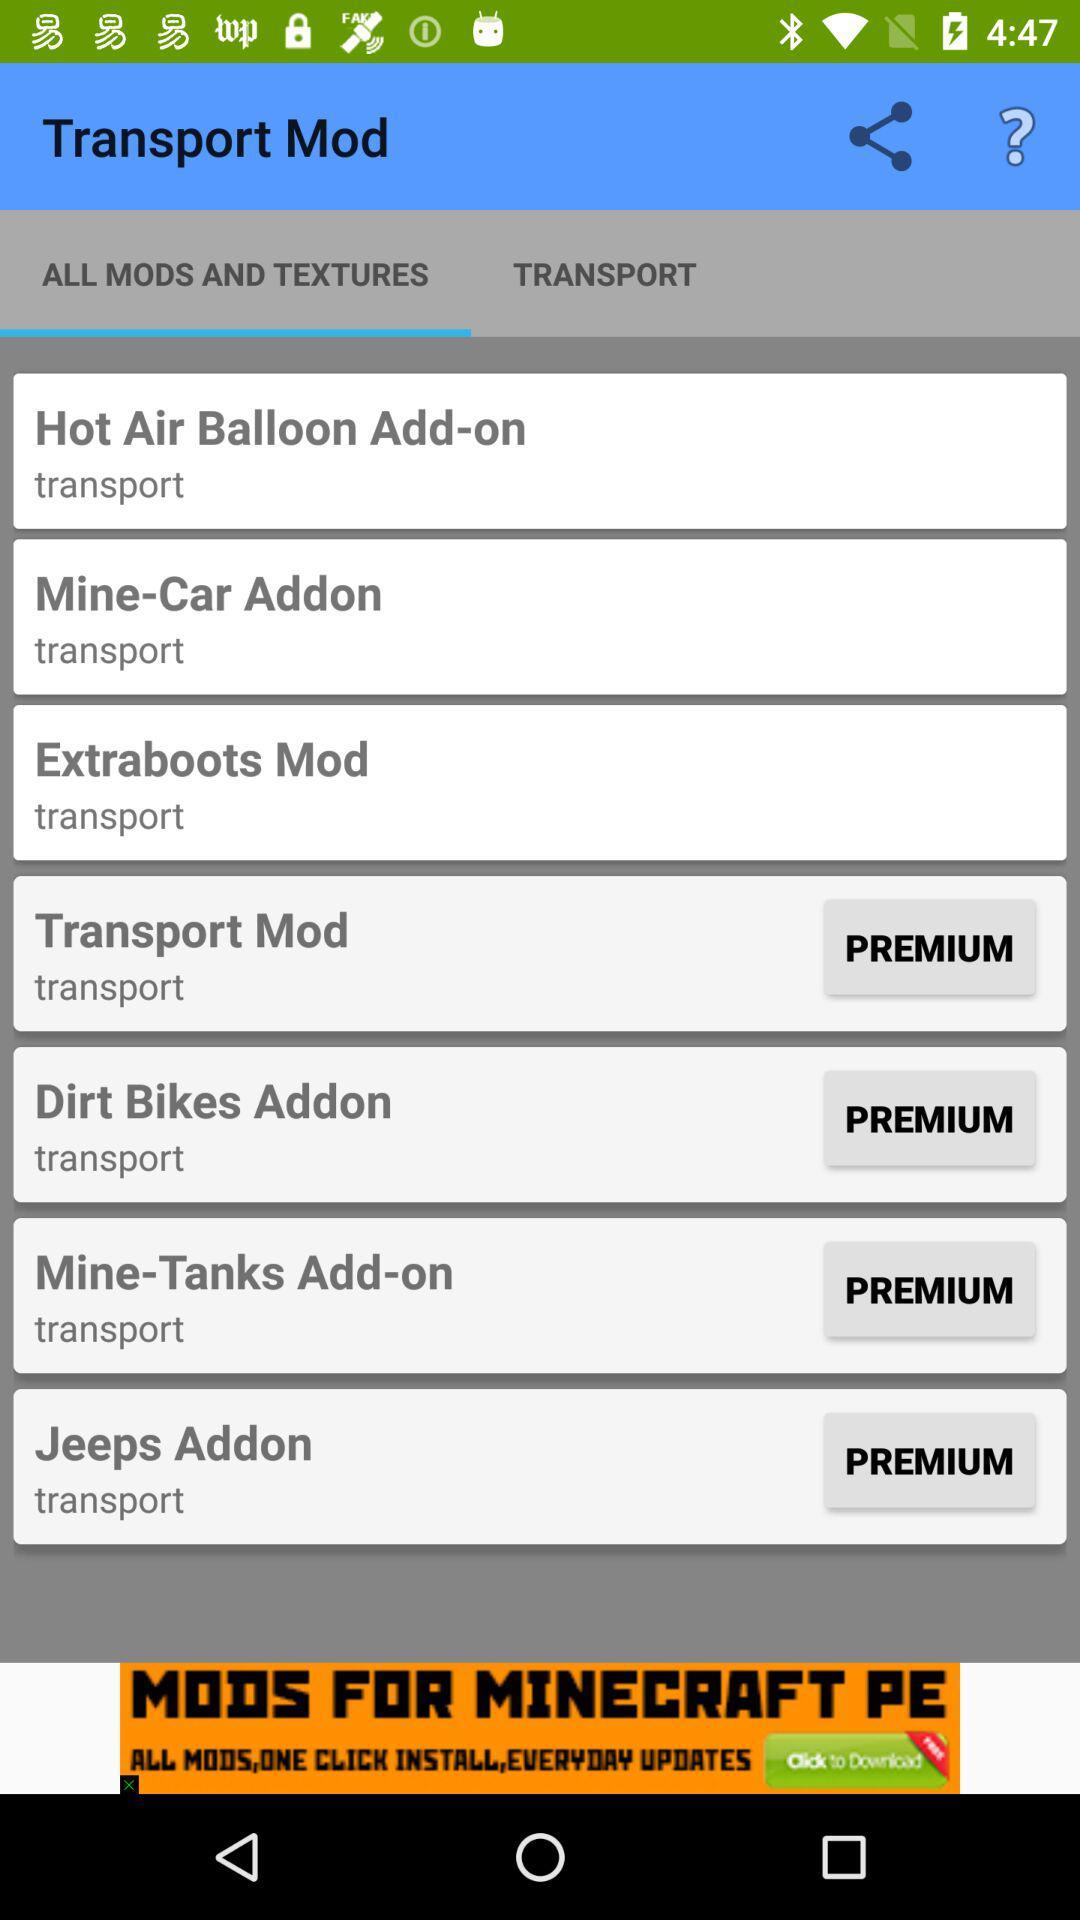 The width and height of the screenshot is (1080, 1920). What do you see at coordinates (423, 1441) in the screenshot?
I see `the icon below transport item` at bounding box center [423, 1441].